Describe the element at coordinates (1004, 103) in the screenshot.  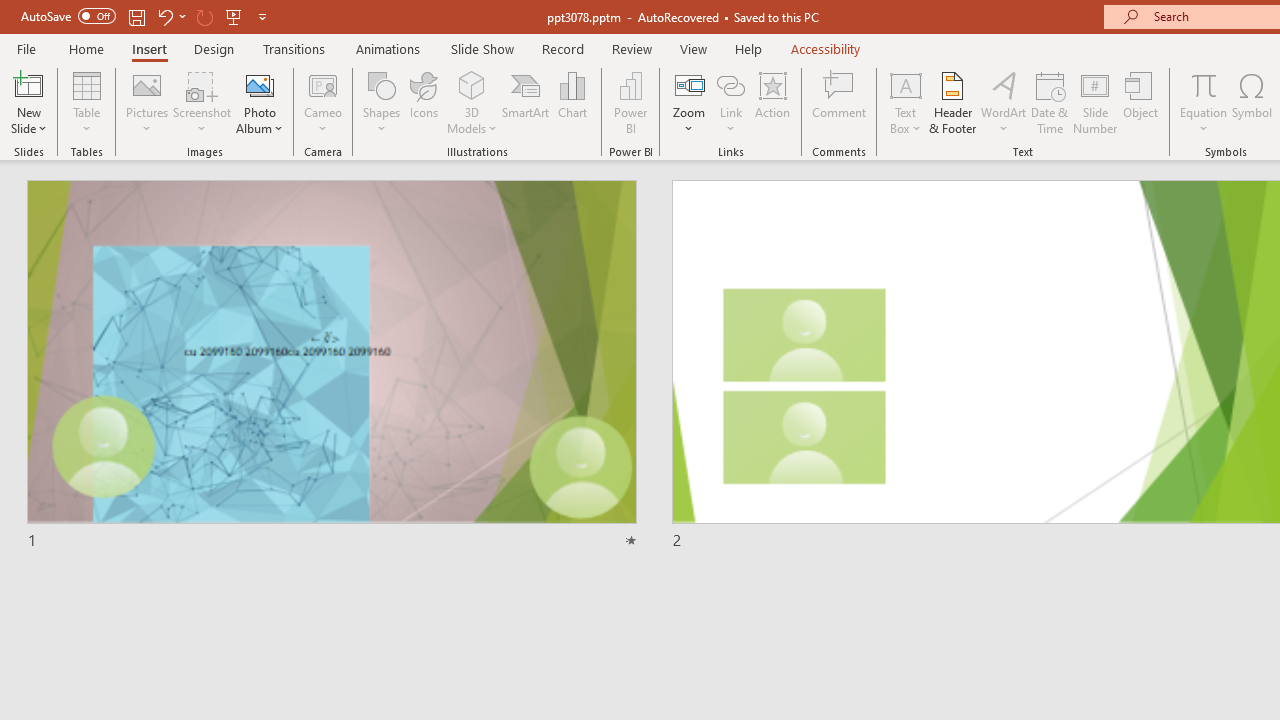
I see `'WordArt'` at that location.